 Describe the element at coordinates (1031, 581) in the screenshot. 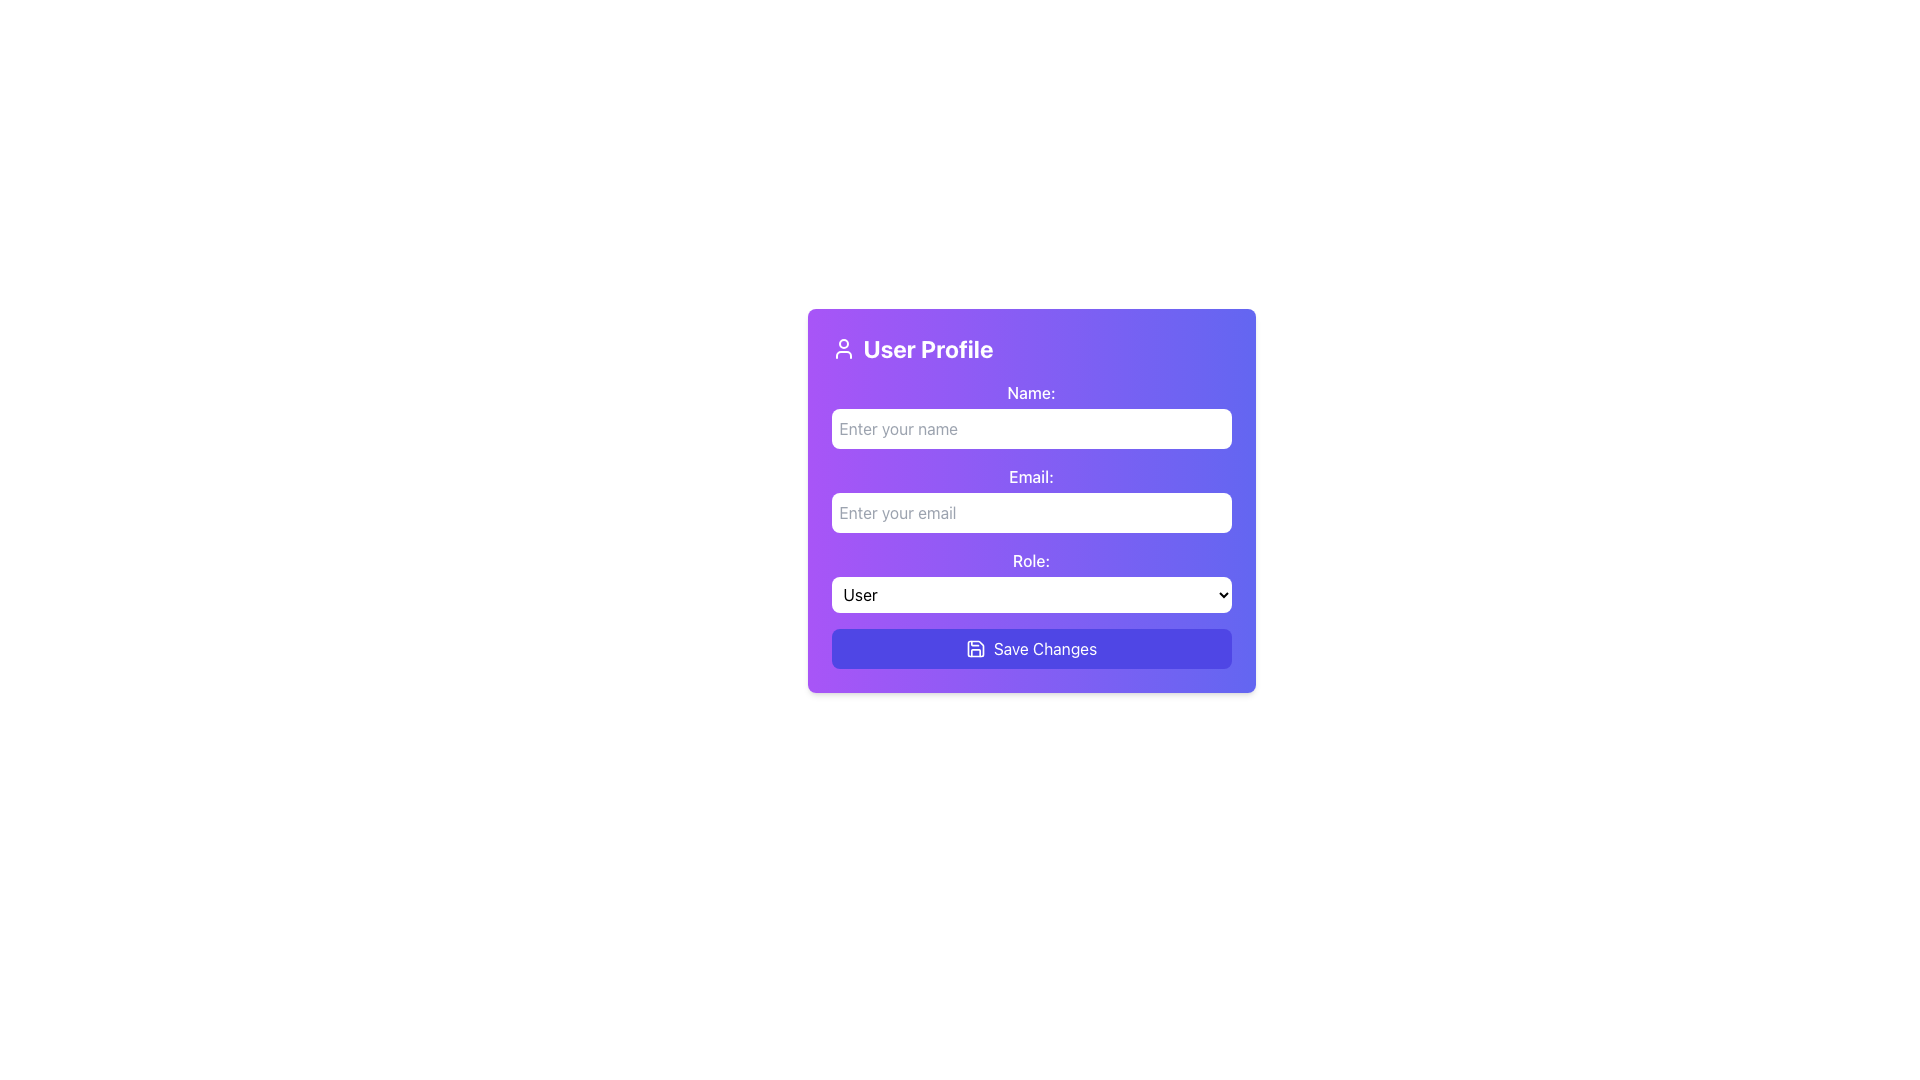

I see `the Dropdown menu located below the 'Email' field` at that location.